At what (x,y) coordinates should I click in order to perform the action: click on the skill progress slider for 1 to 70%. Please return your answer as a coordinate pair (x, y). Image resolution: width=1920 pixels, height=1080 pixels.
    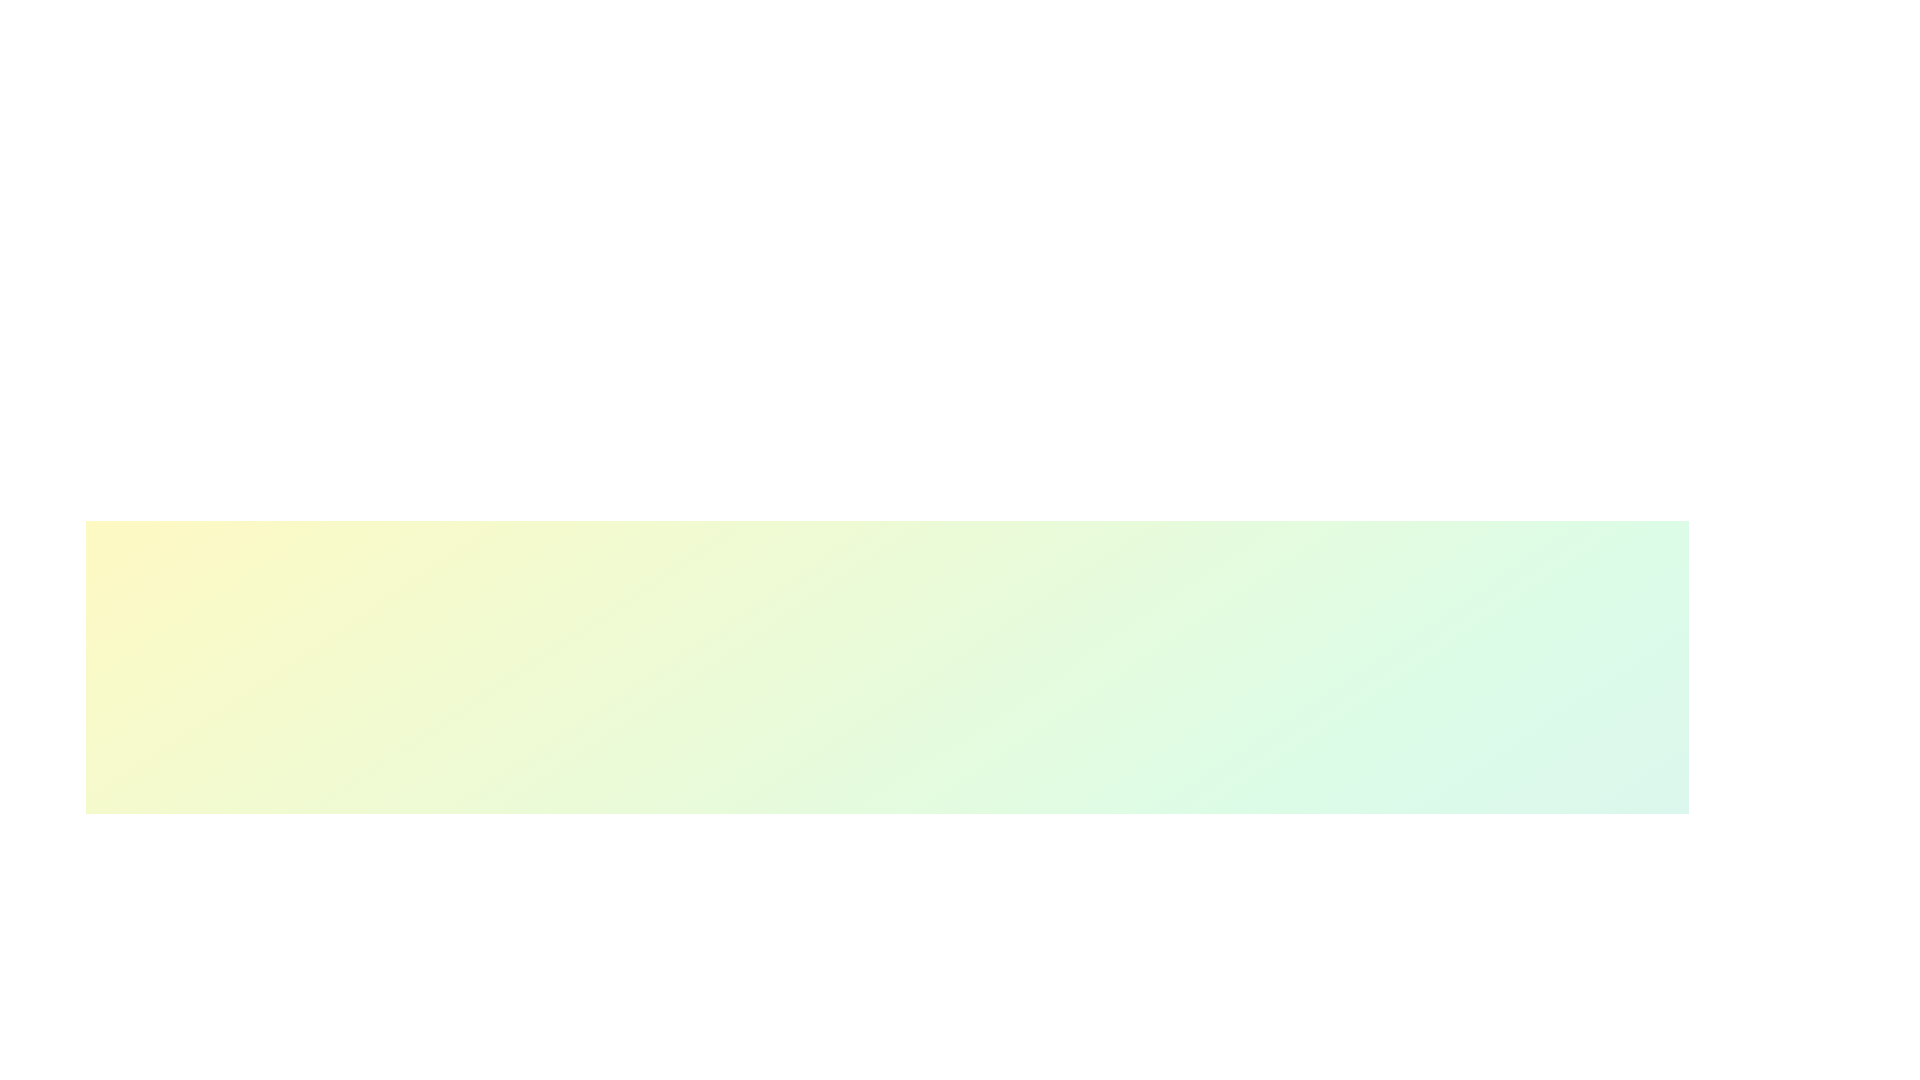
    Looking at the image, I should click on (977, 1068).